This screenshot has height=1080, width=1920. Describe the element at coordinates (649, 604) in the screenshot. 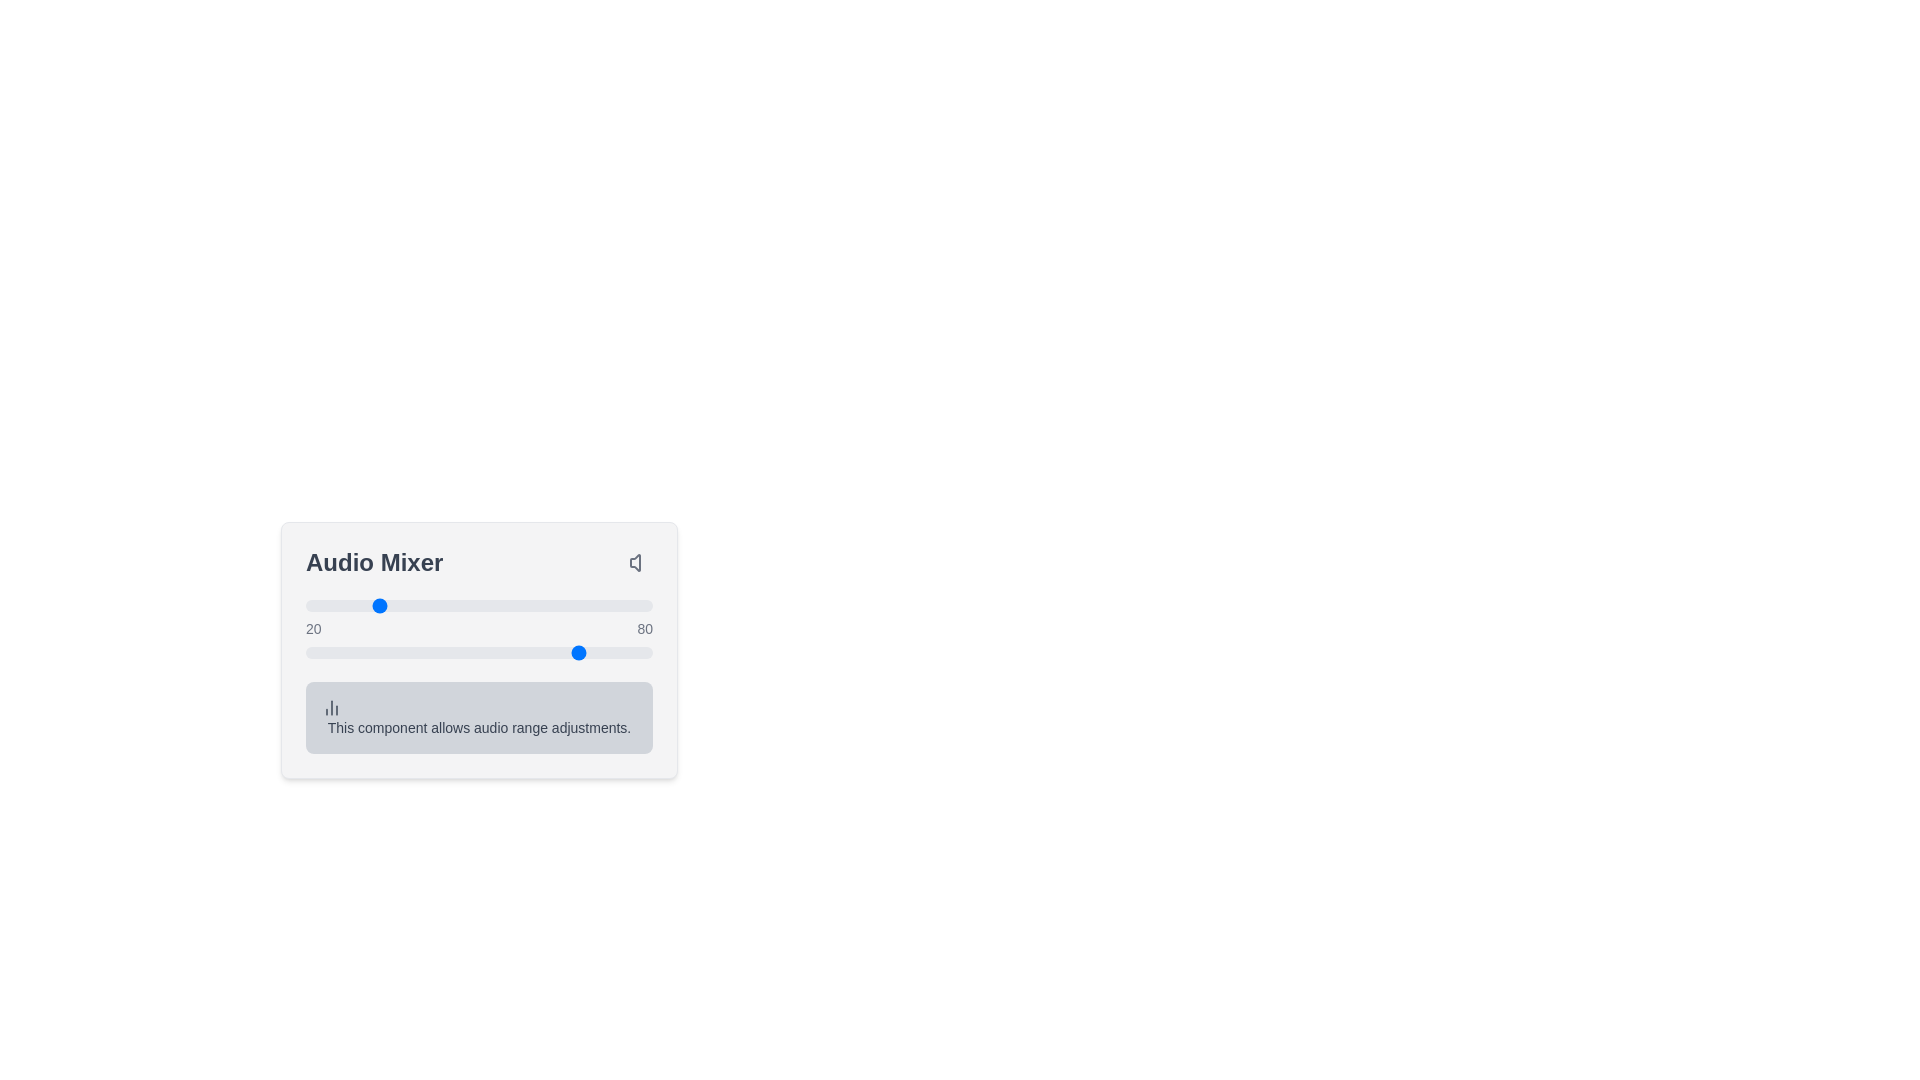

I see `the slider` at that location.